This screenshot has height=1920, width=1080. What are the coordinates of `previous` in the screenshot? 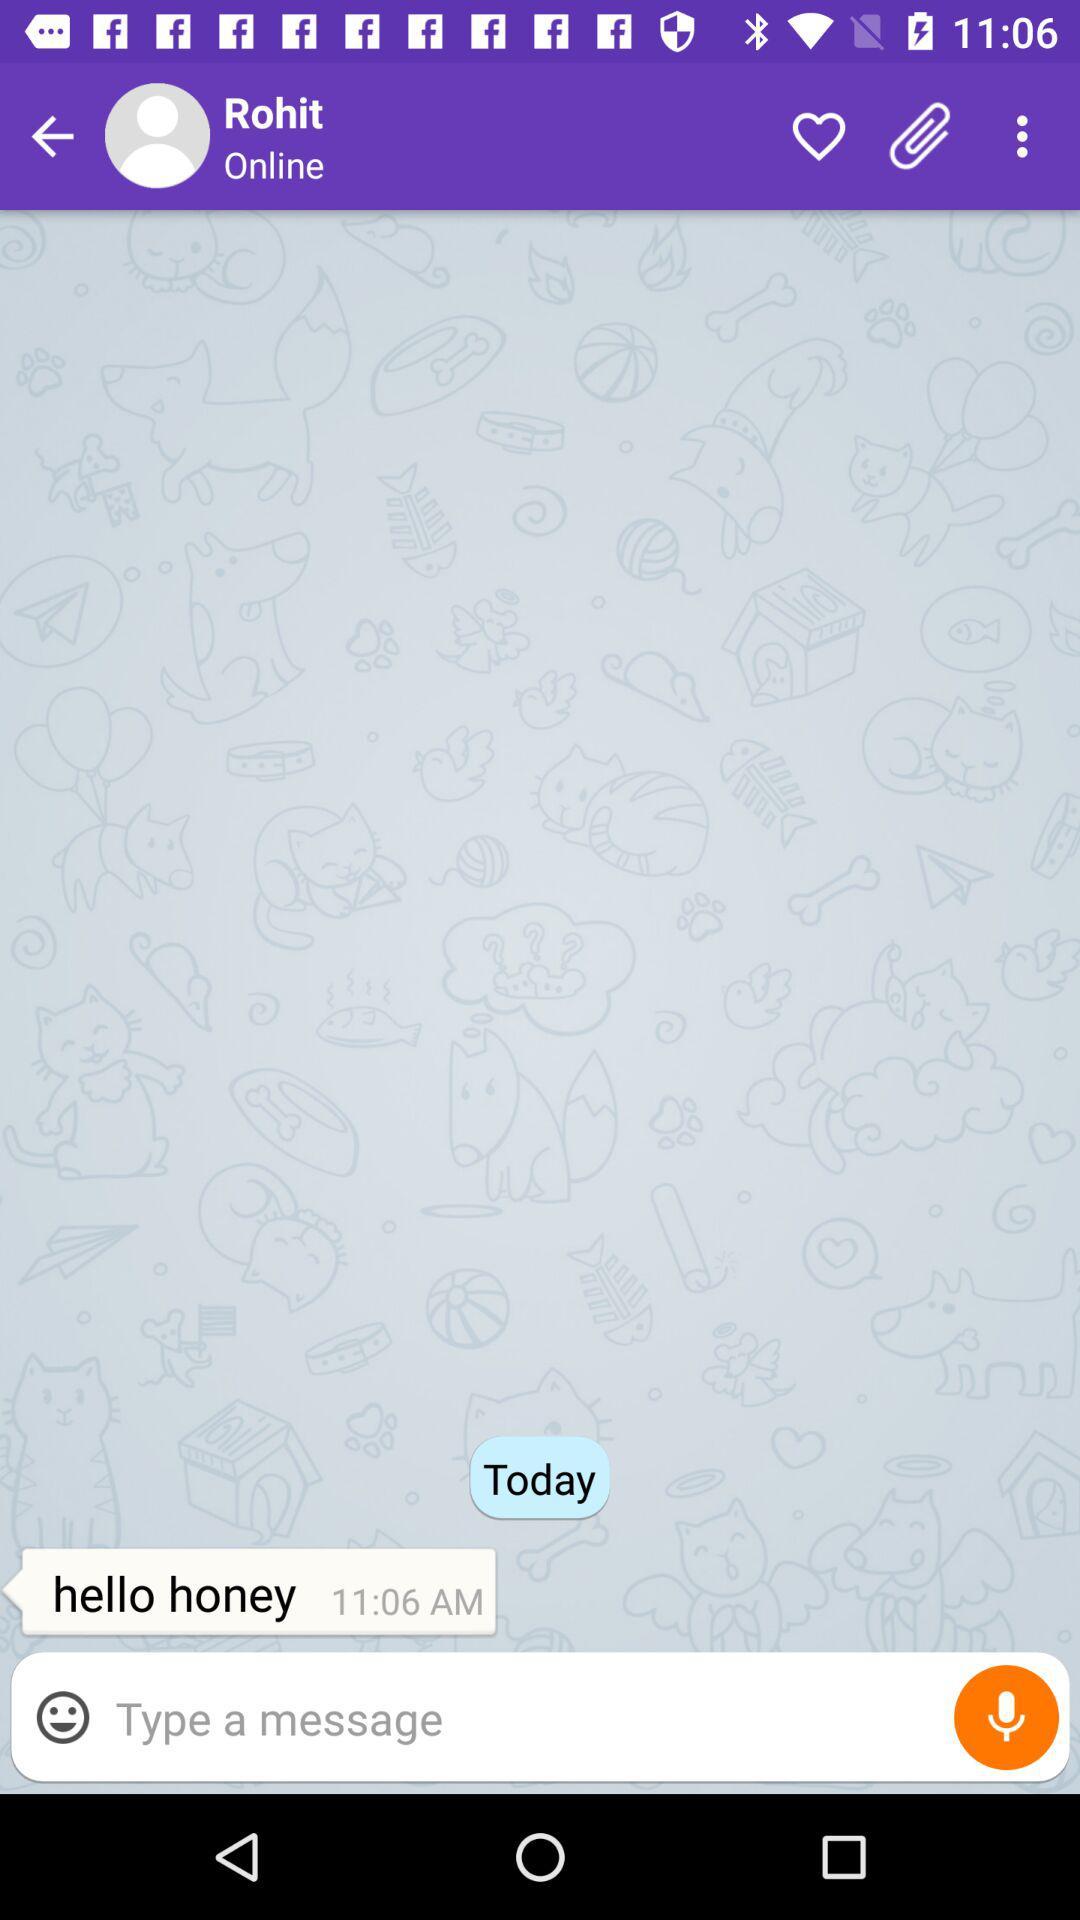 It's located at (51, 135).